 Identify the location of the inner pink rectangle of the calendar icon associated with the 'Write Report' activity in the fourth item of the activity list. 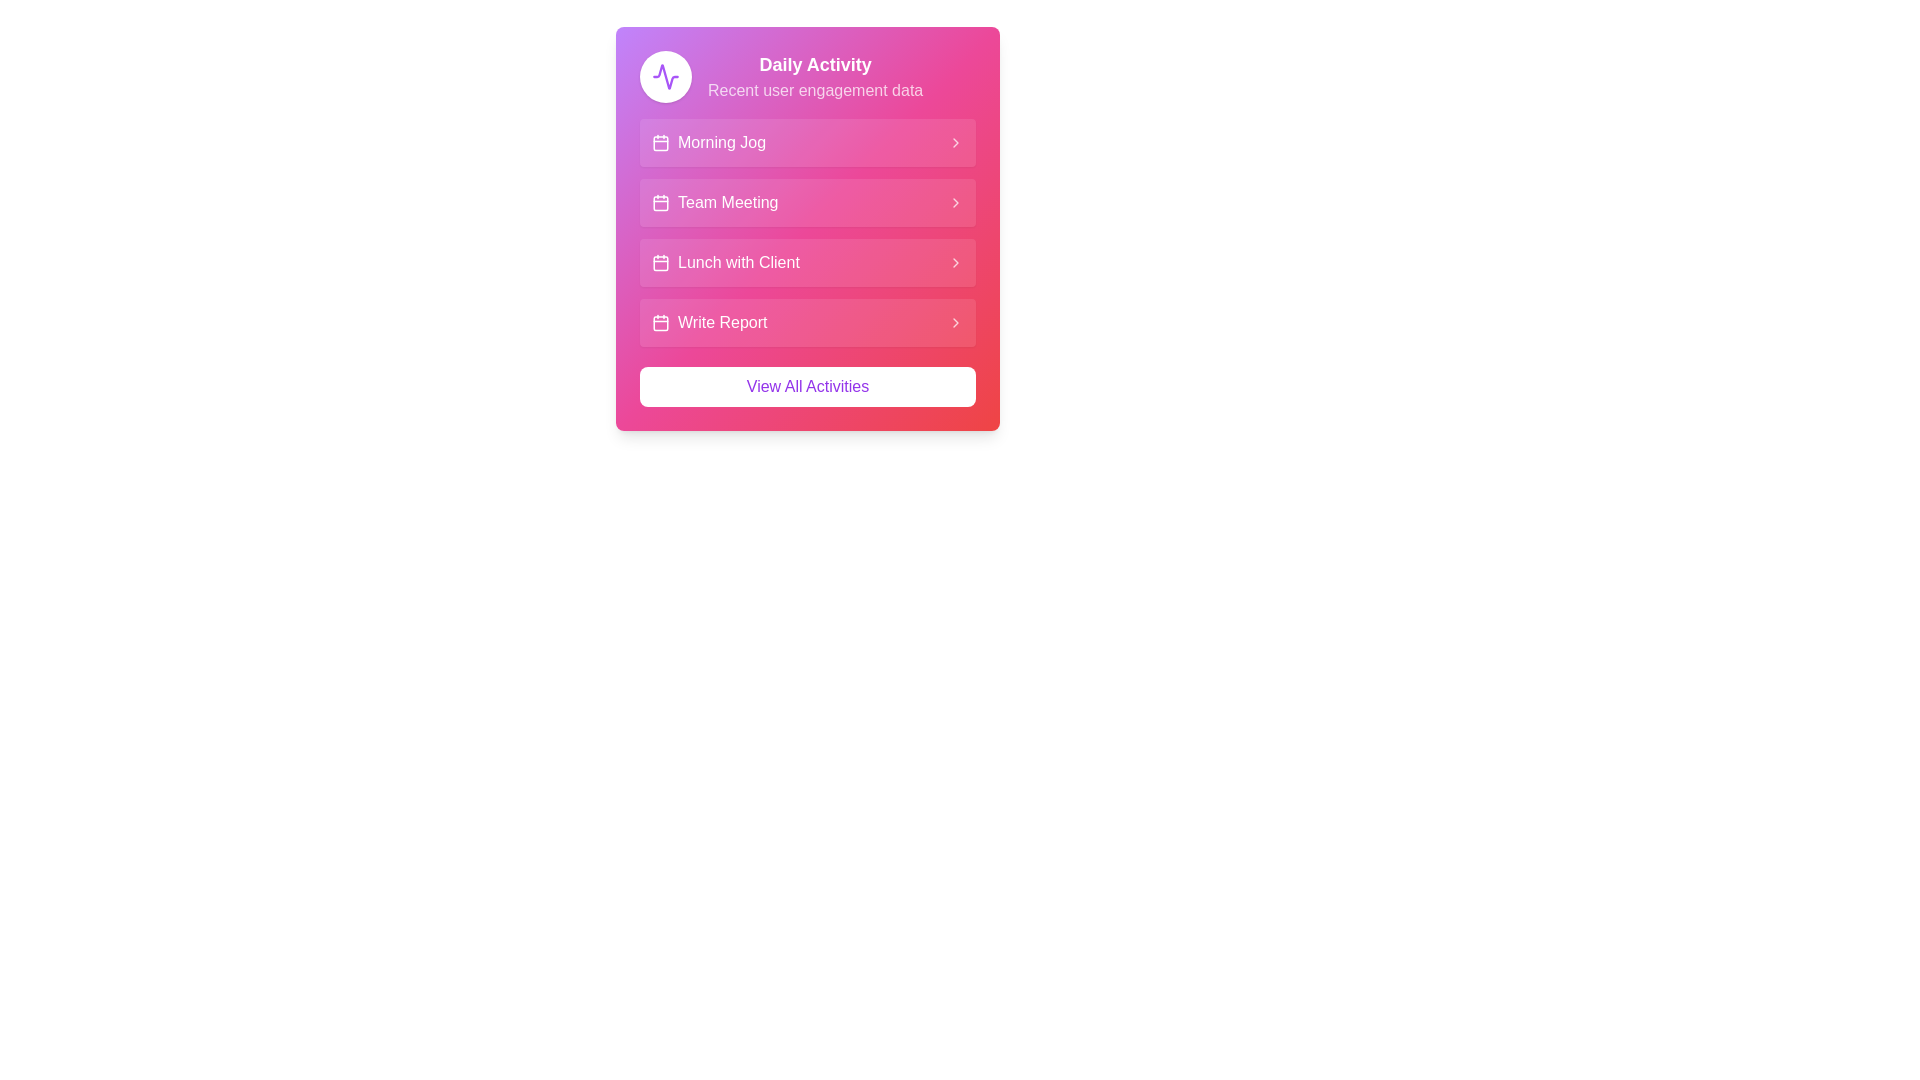
(661, 322).